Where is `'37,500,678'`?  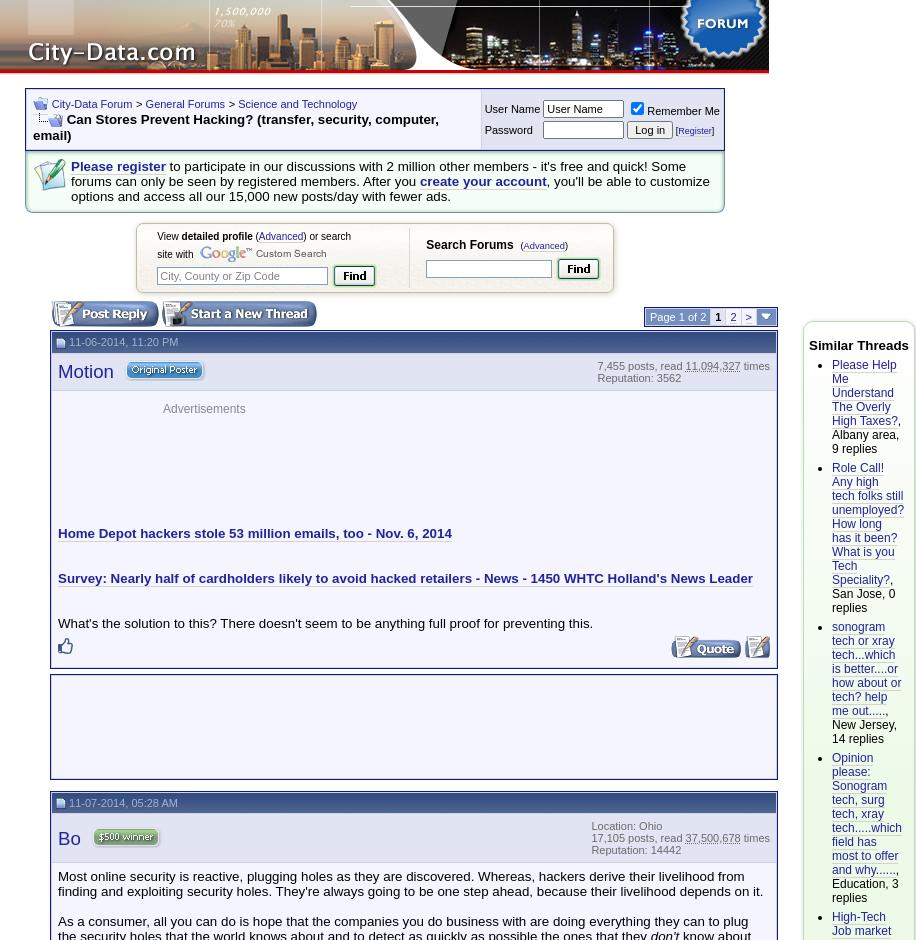 '37,500,678' is located at coordinates (712, 837).